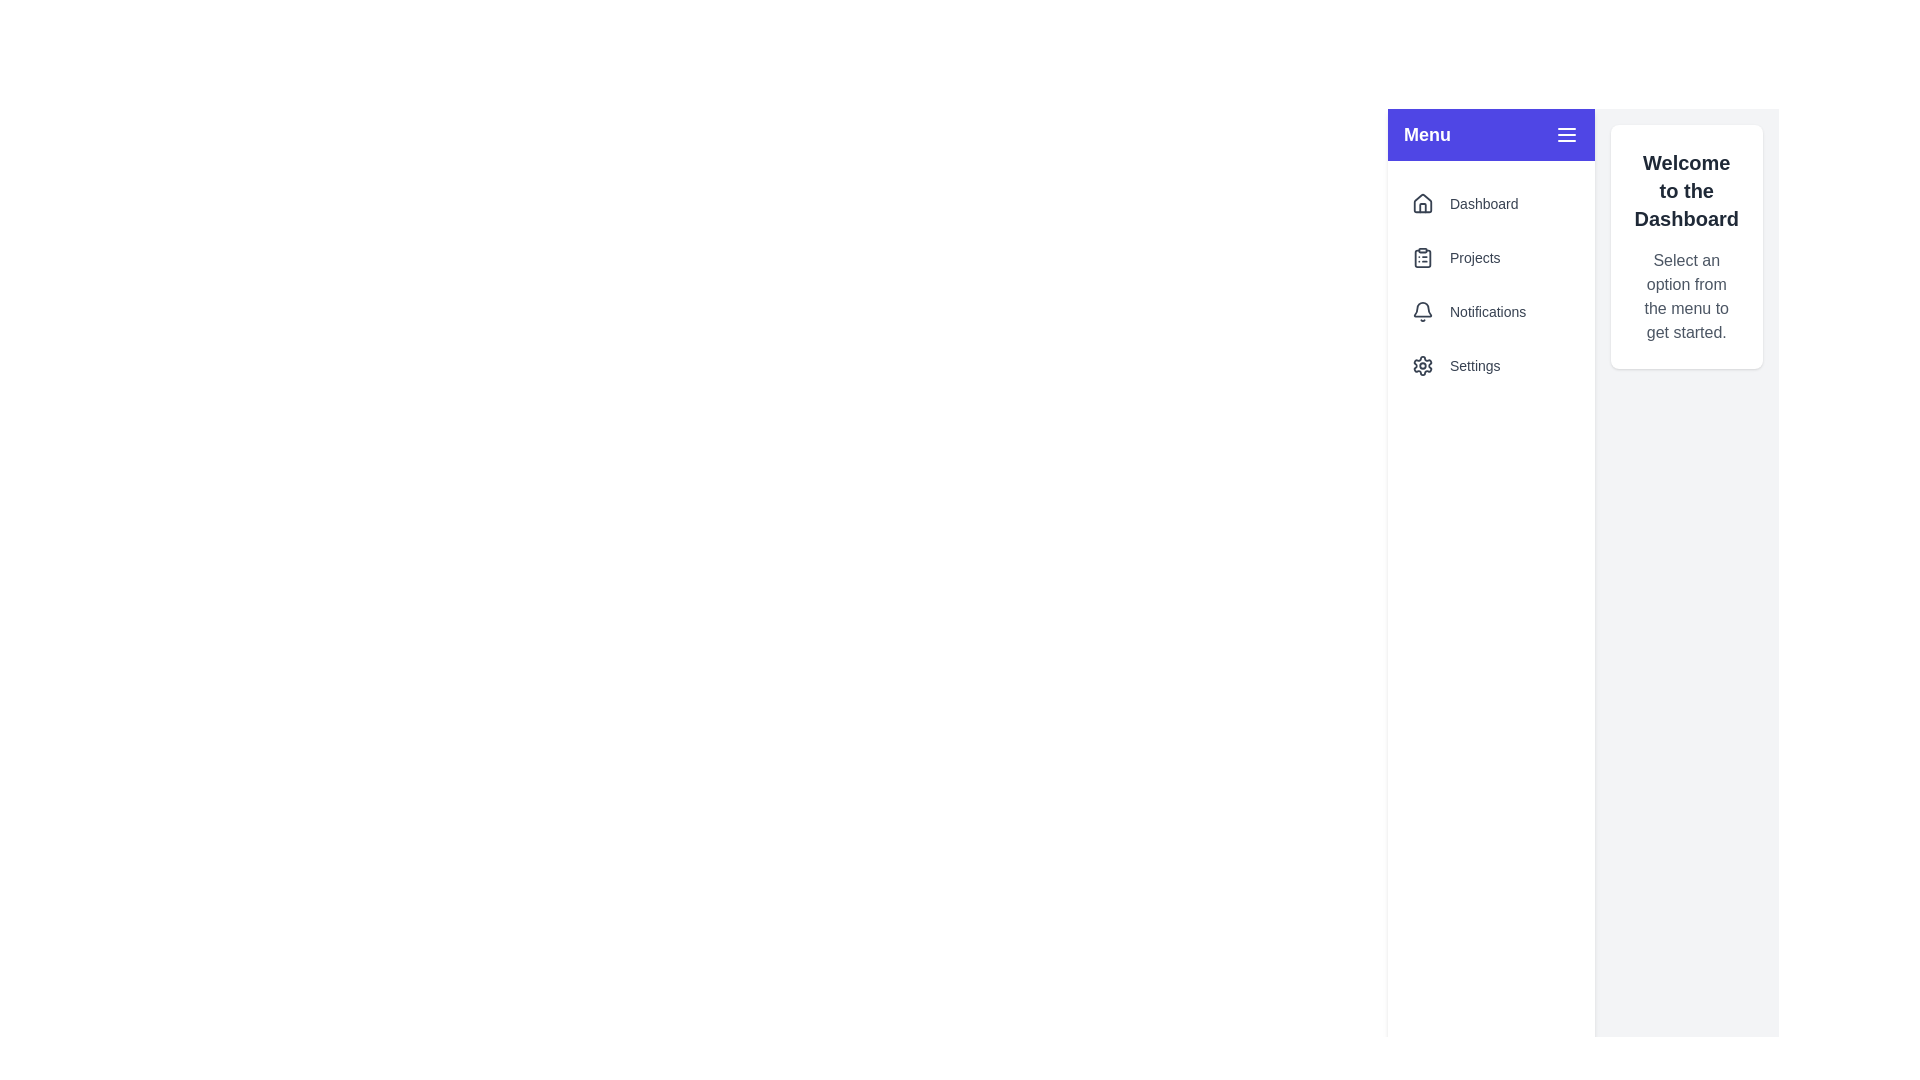 The height and width of the screenshot is (1080, 1920). What do you see at coordinates (1491, 257) in the screenshot?
I see `the menu item labeled Projects` at bounding box center [1491, 257].